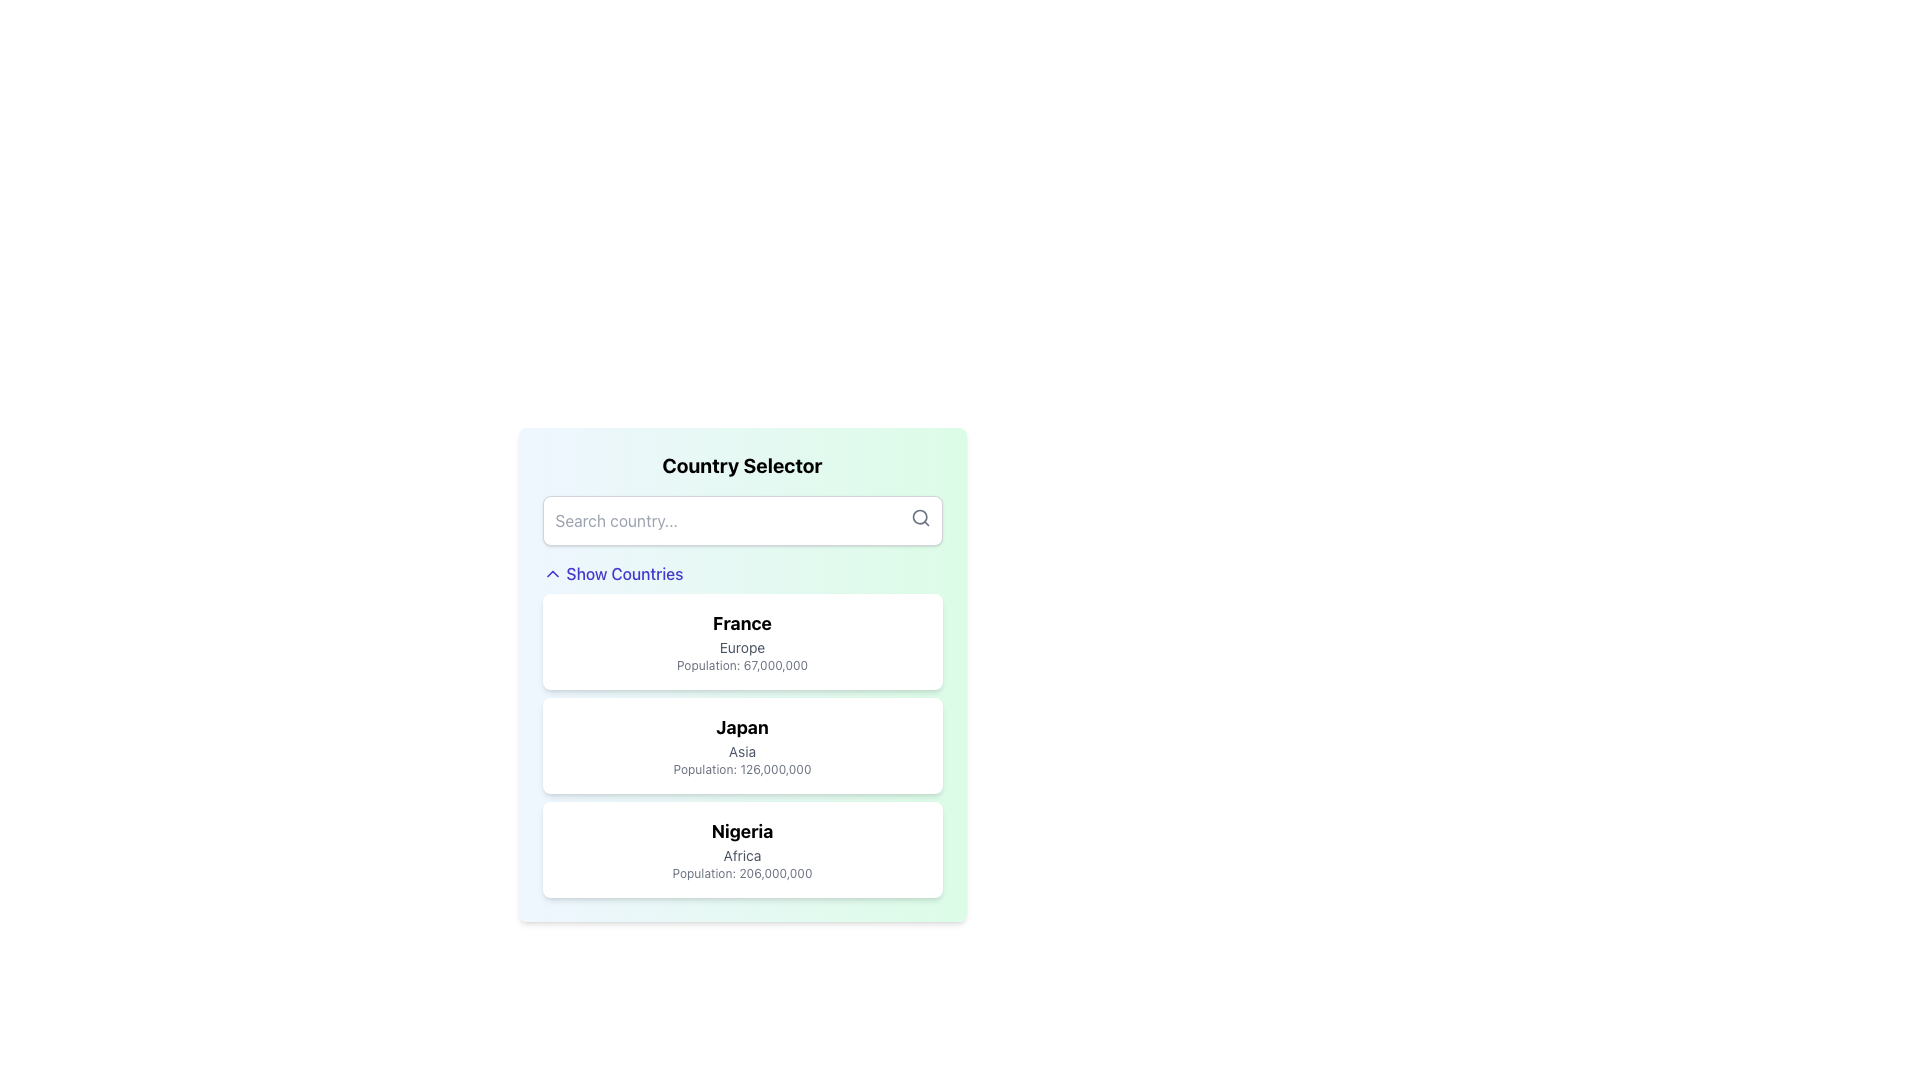 This screenshot has width=1920, height=1080. Describe the element at coordinates (741, 855) in the screenshot. I see `text label displaying 'Africa' in light gray color, located under 'Nigeria' and above the population details` at that location.